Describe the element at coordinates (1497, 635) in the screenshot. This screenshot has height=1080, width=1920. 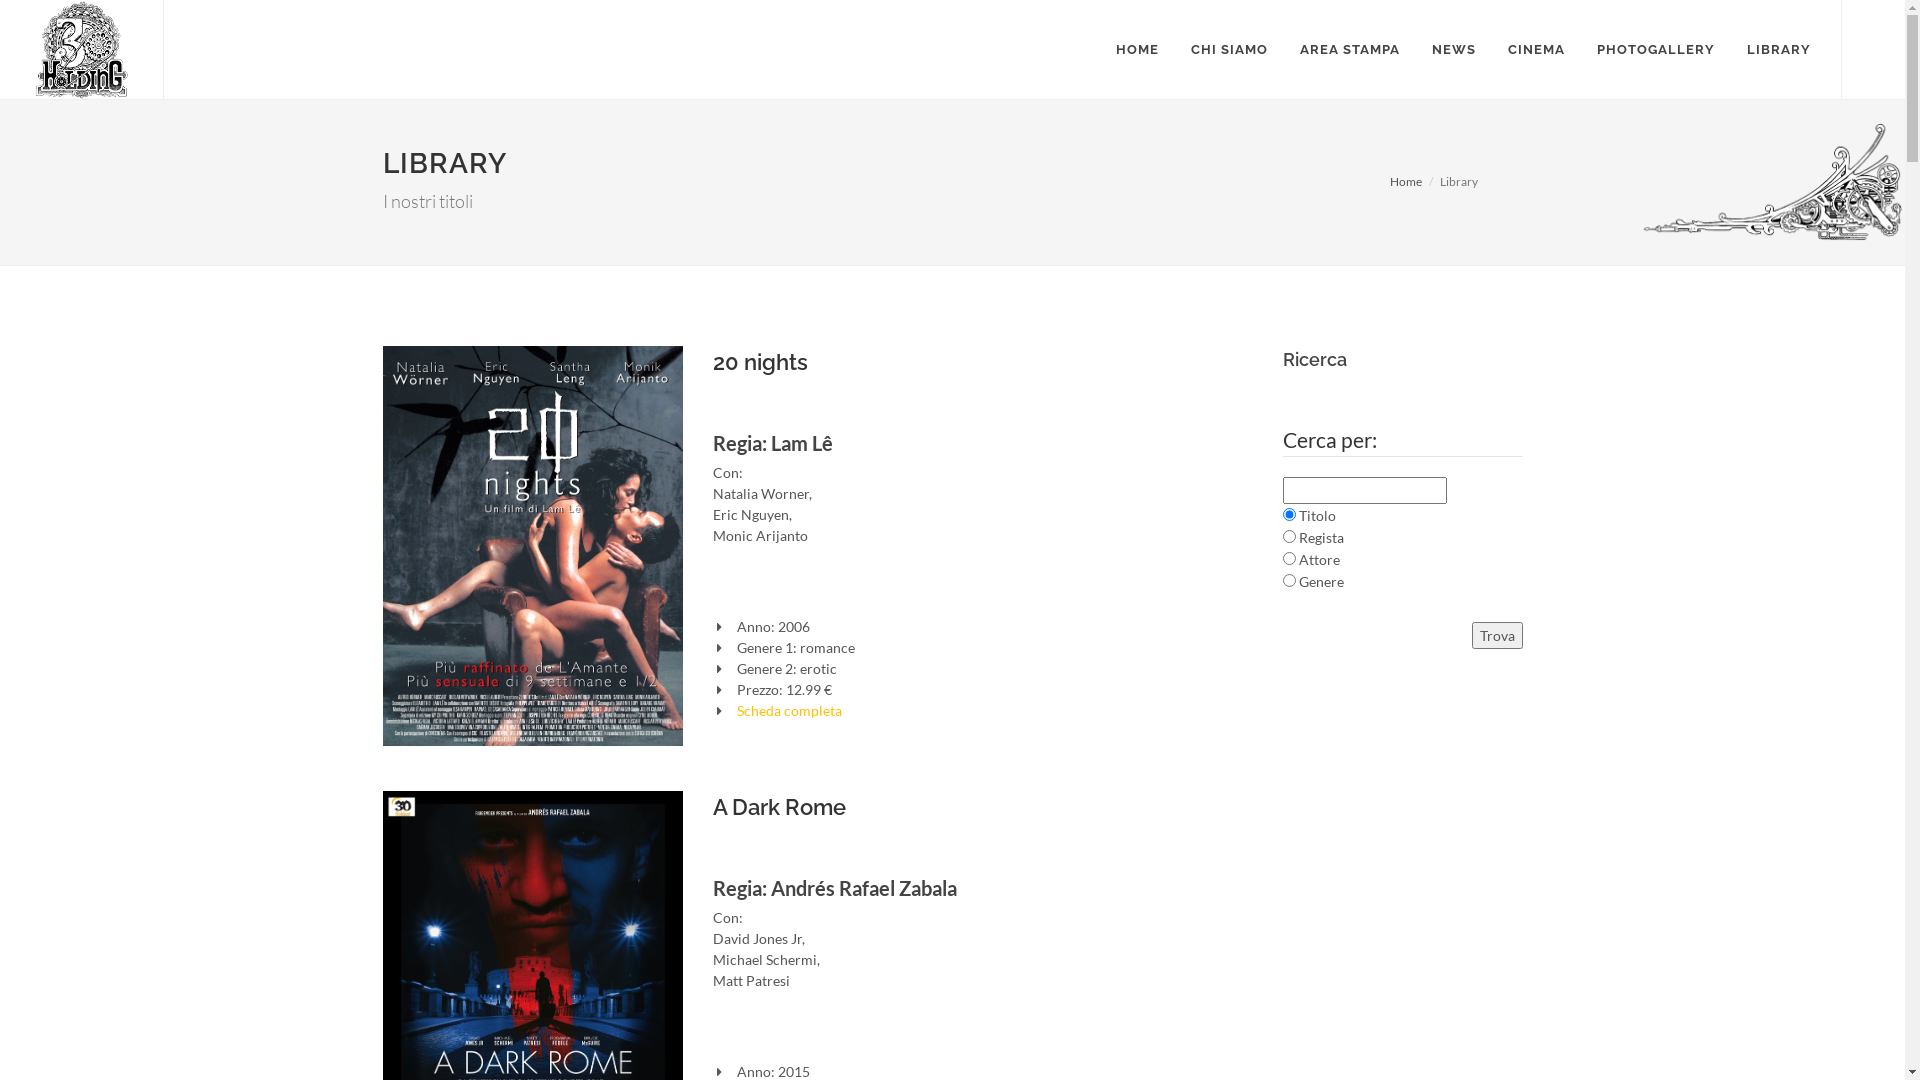
I see `'Trova'` at that location.